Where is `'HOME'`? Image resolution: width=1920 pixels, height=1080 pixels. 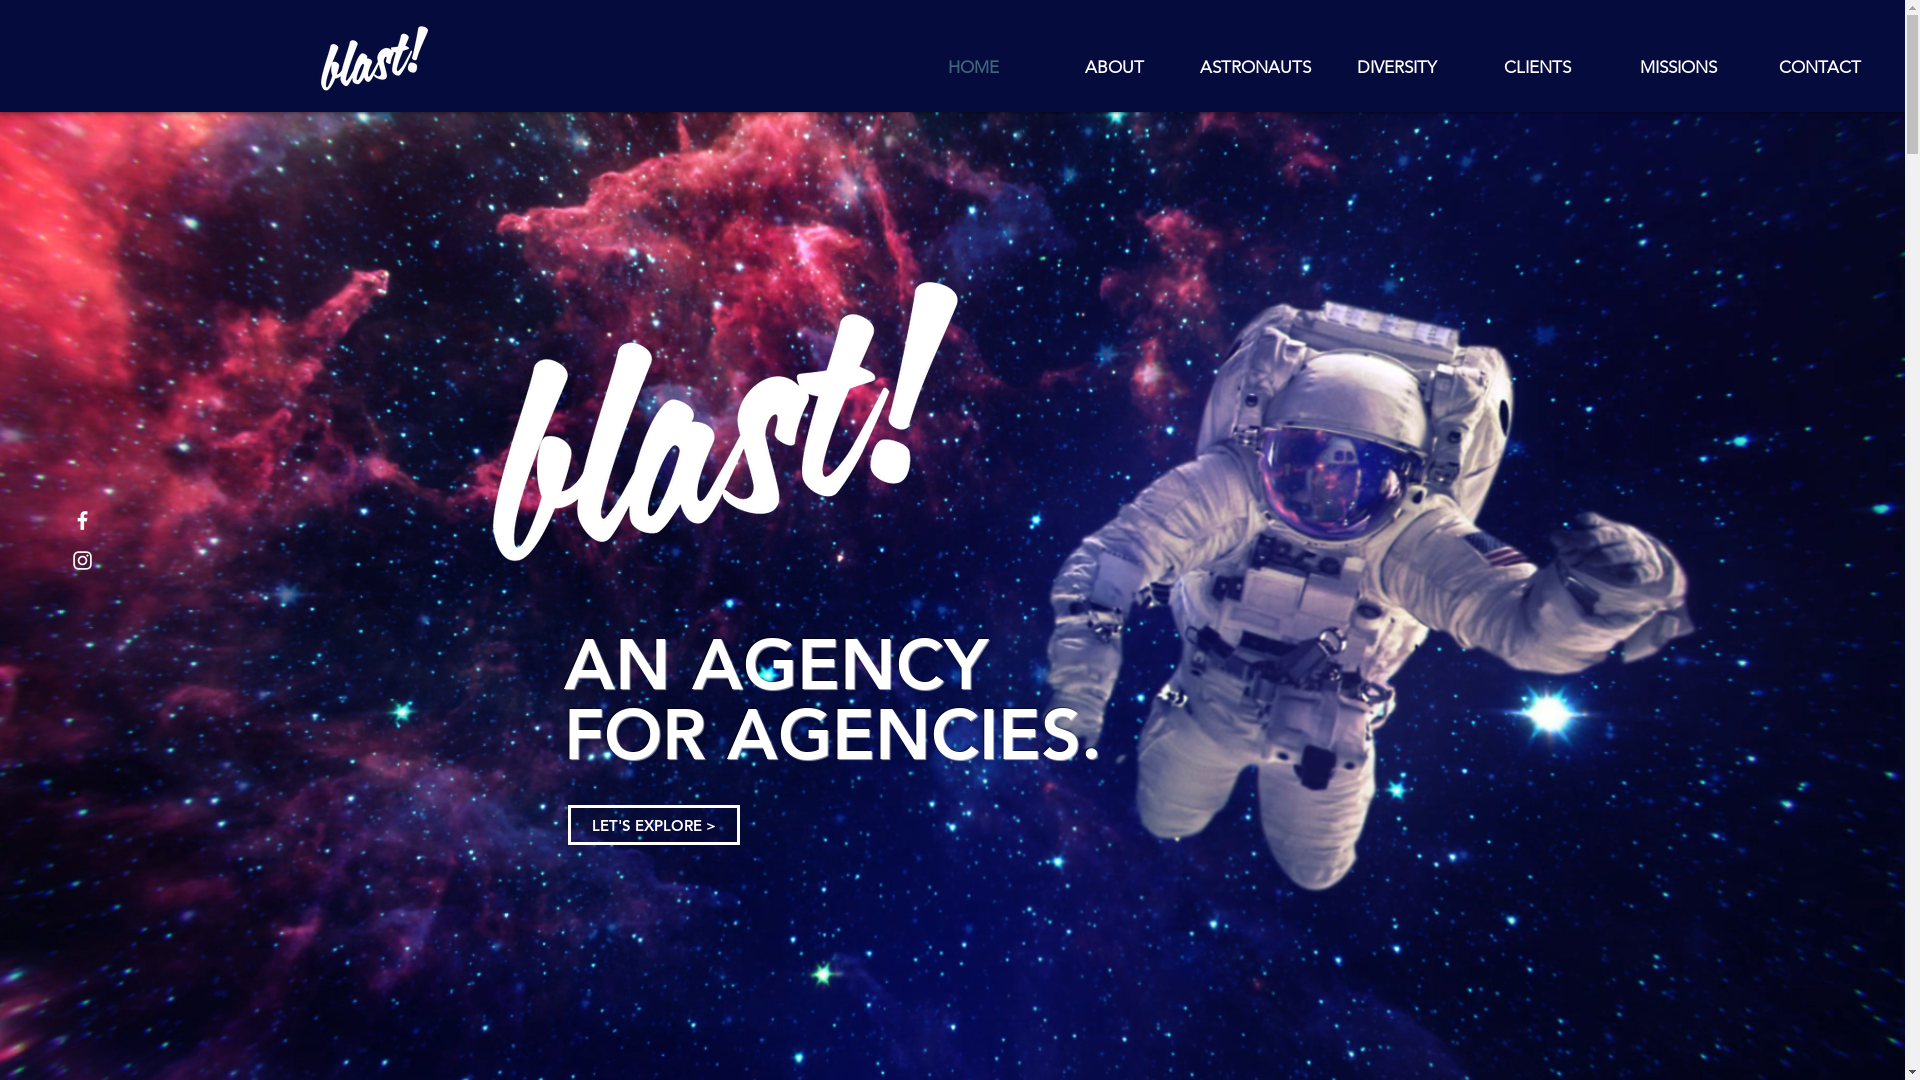
'HOME' is located at coordinates (901, 65).